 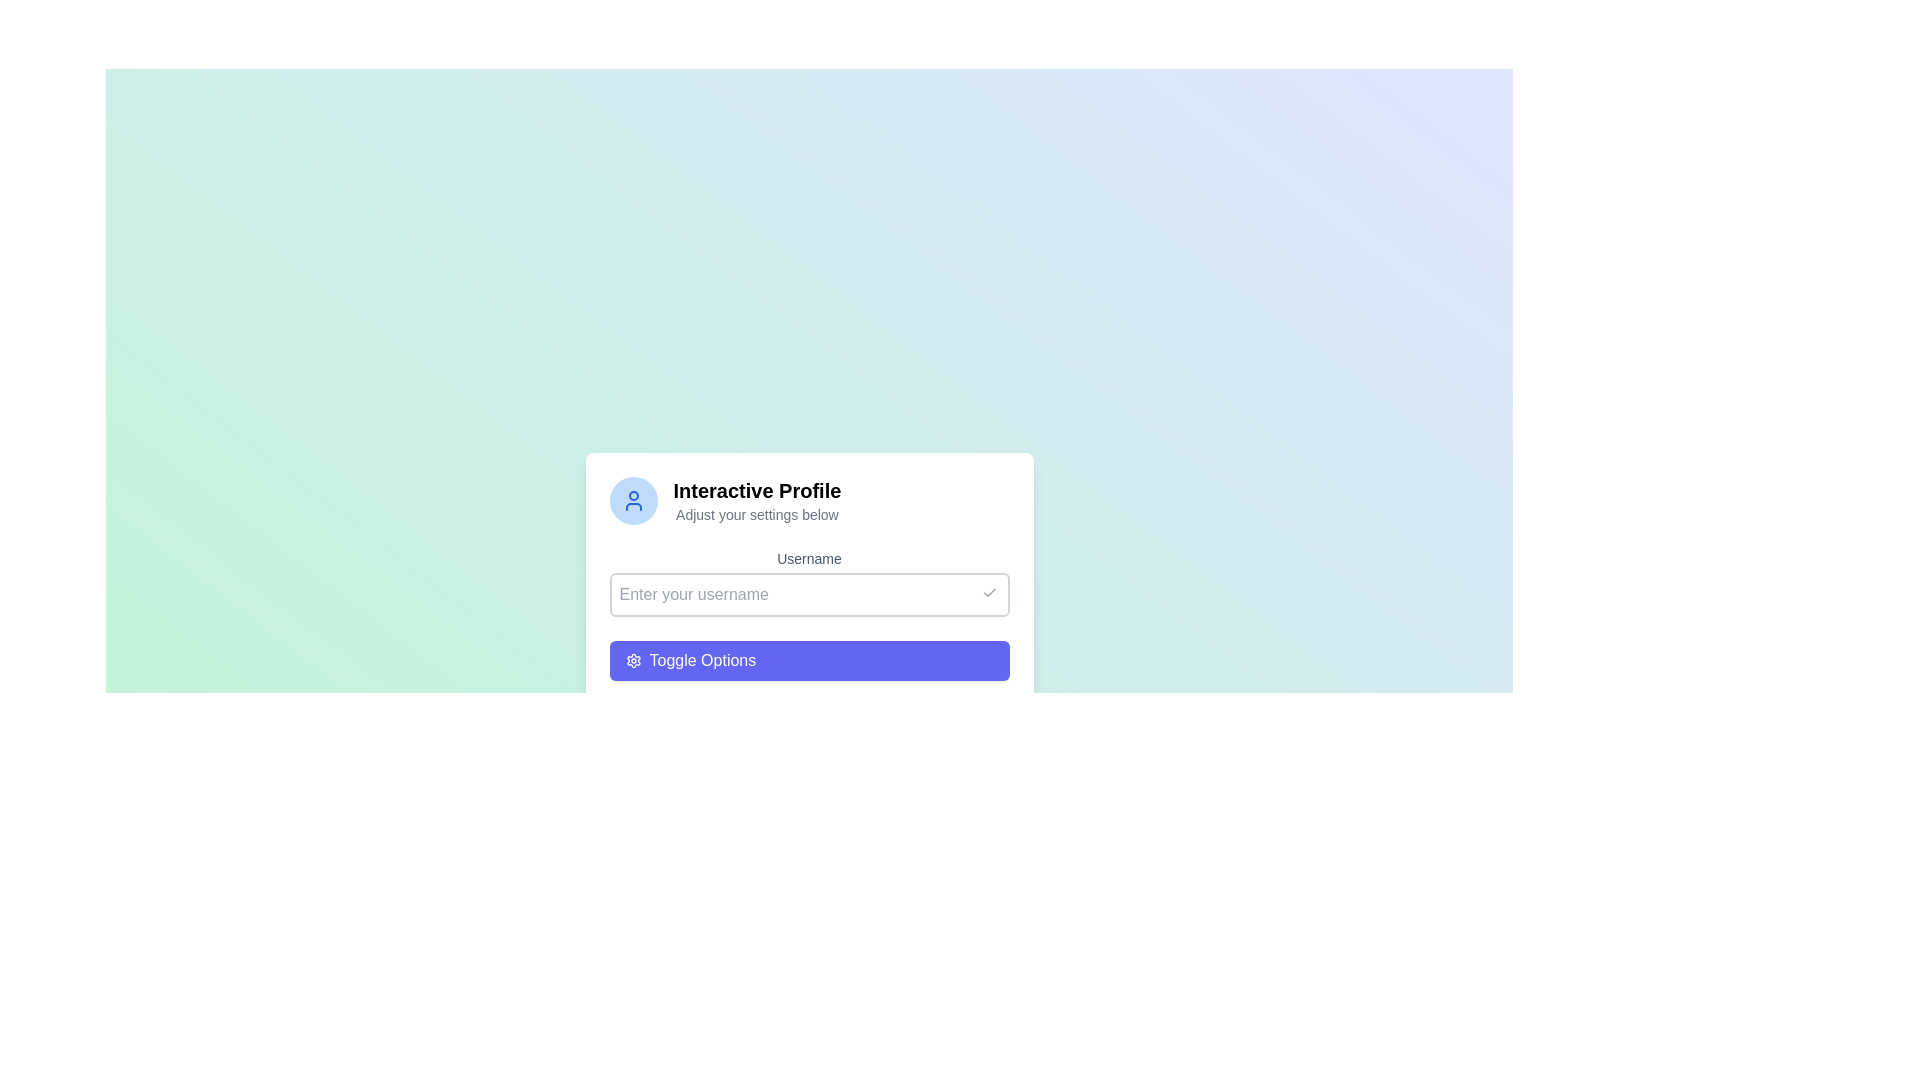 I want to click on the circular user profile icon with a light blue background located at the top-left side of the card labeled 'Interactive Profile Adjust your settings below', so click(x=632, y=500).